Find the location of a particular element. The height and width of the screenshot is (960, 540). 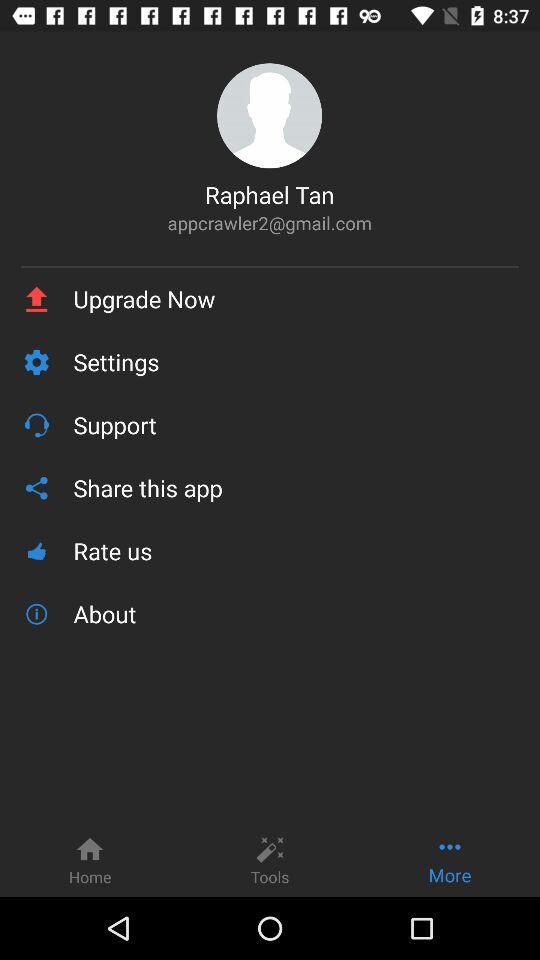

the item below the share this app item is located at coordinates (295, 551).